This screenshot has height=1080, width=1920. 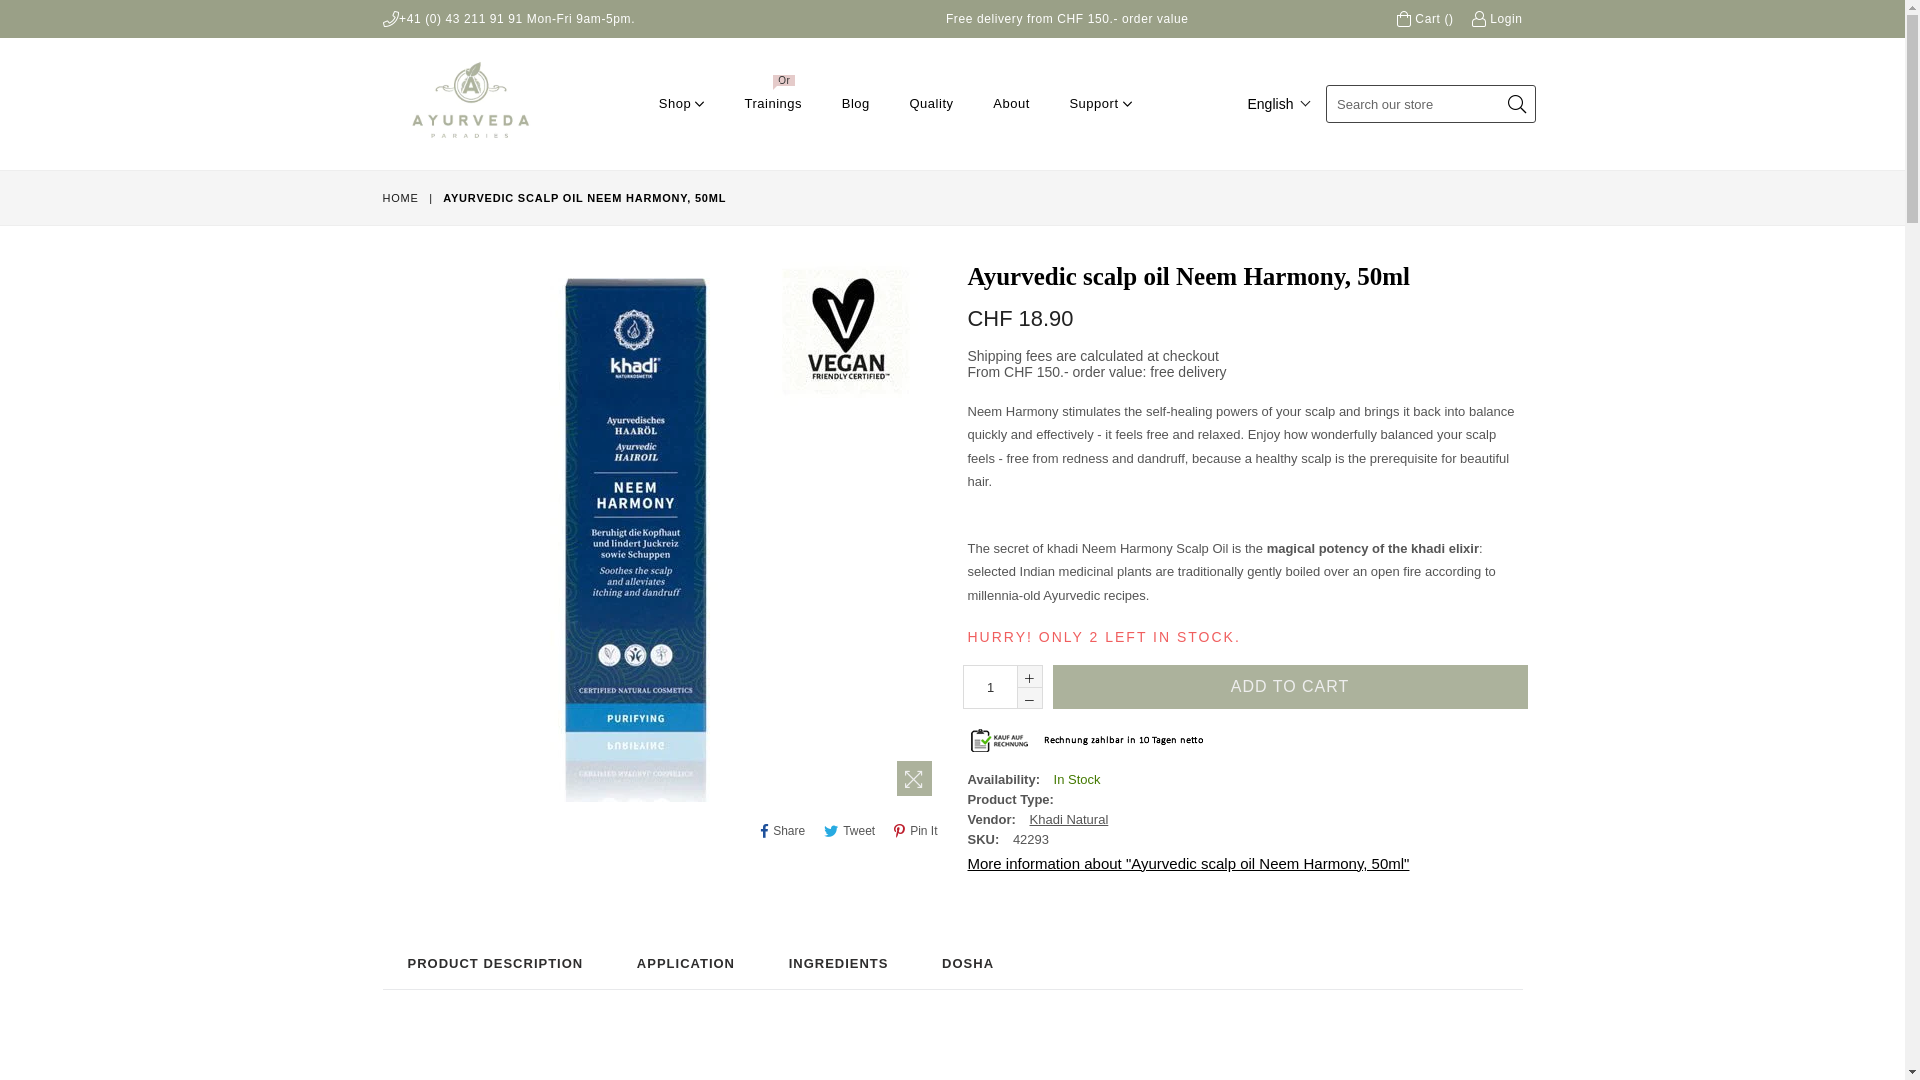 What do you see at coordinates (849, 831) in the screenshot?
I see `'Tweet` at bounding box center [849, 831].